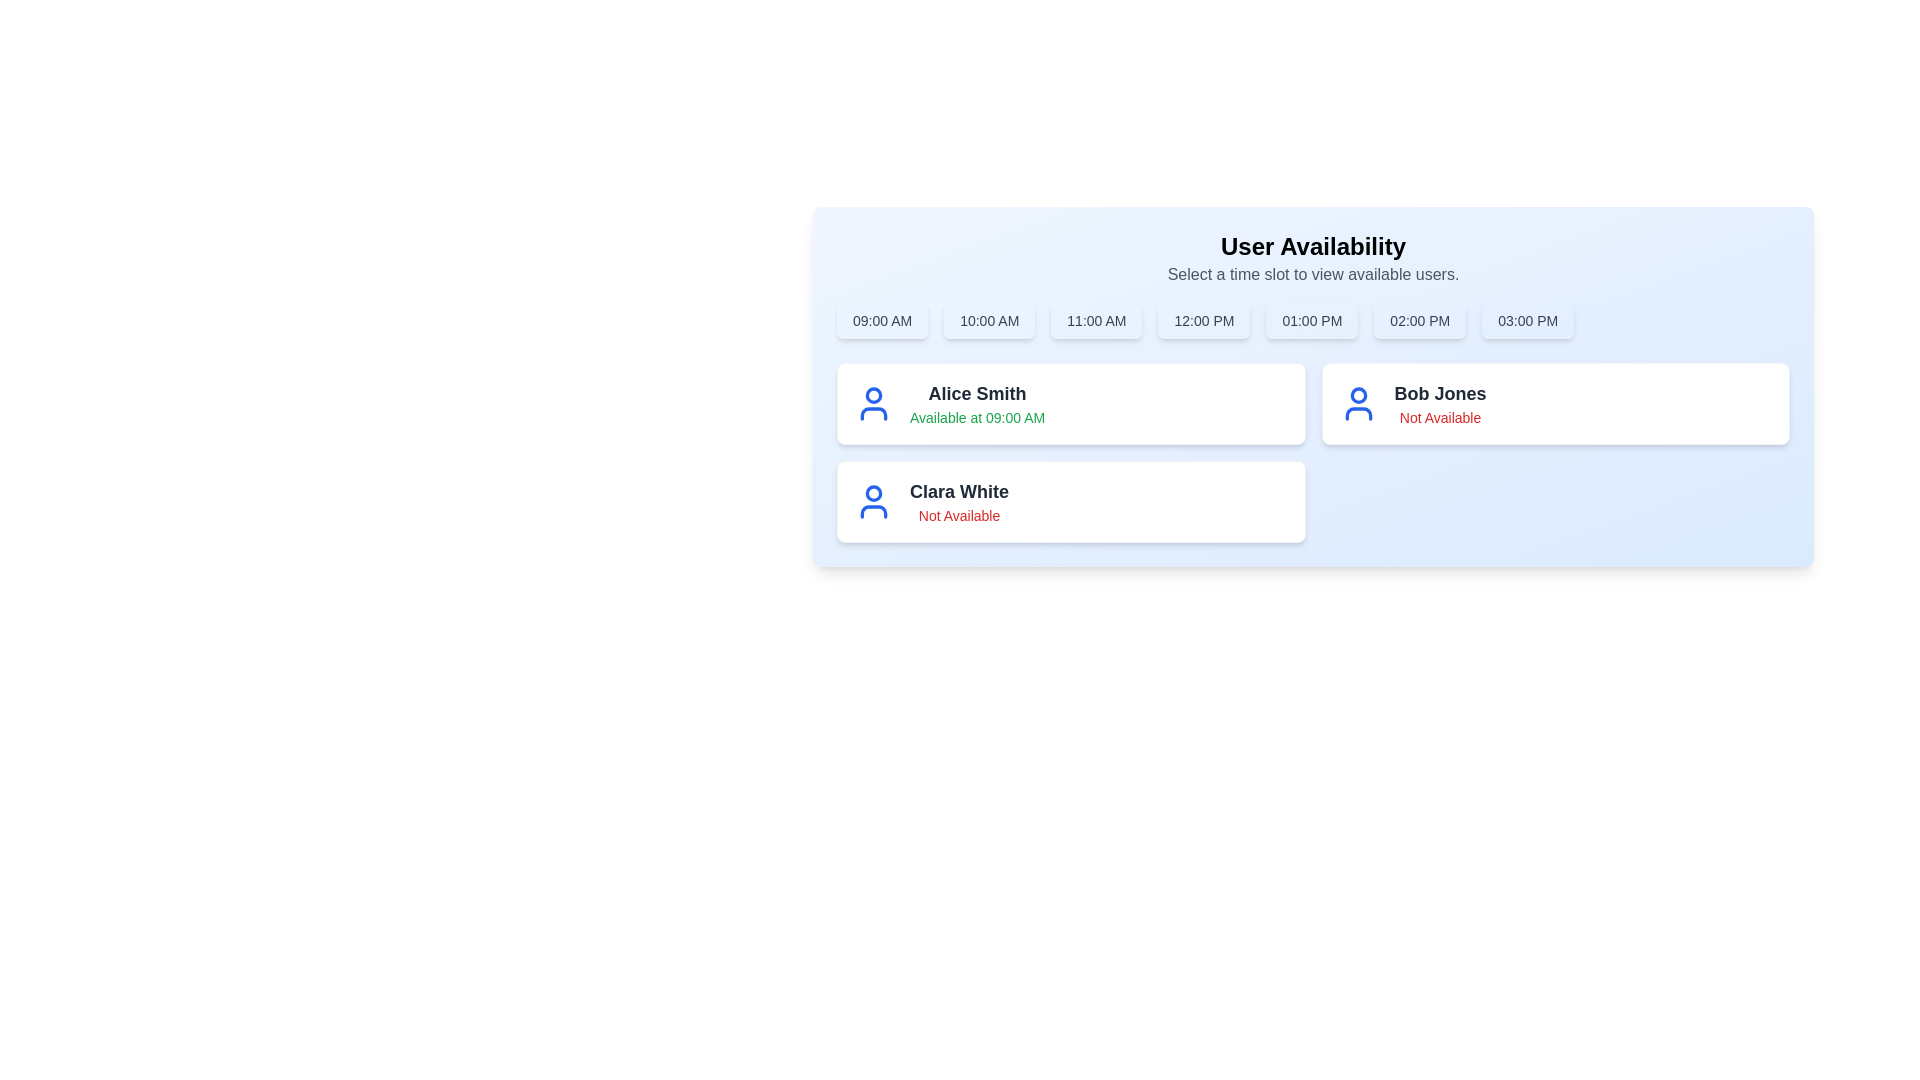 This screenshot has width=1920, height=1080. What do you see at coordinates (1419, 319) in the screenshot?
I see `the button labeled '02:00 PM' using keyboard navigation` at bounding box center [1419, 319].